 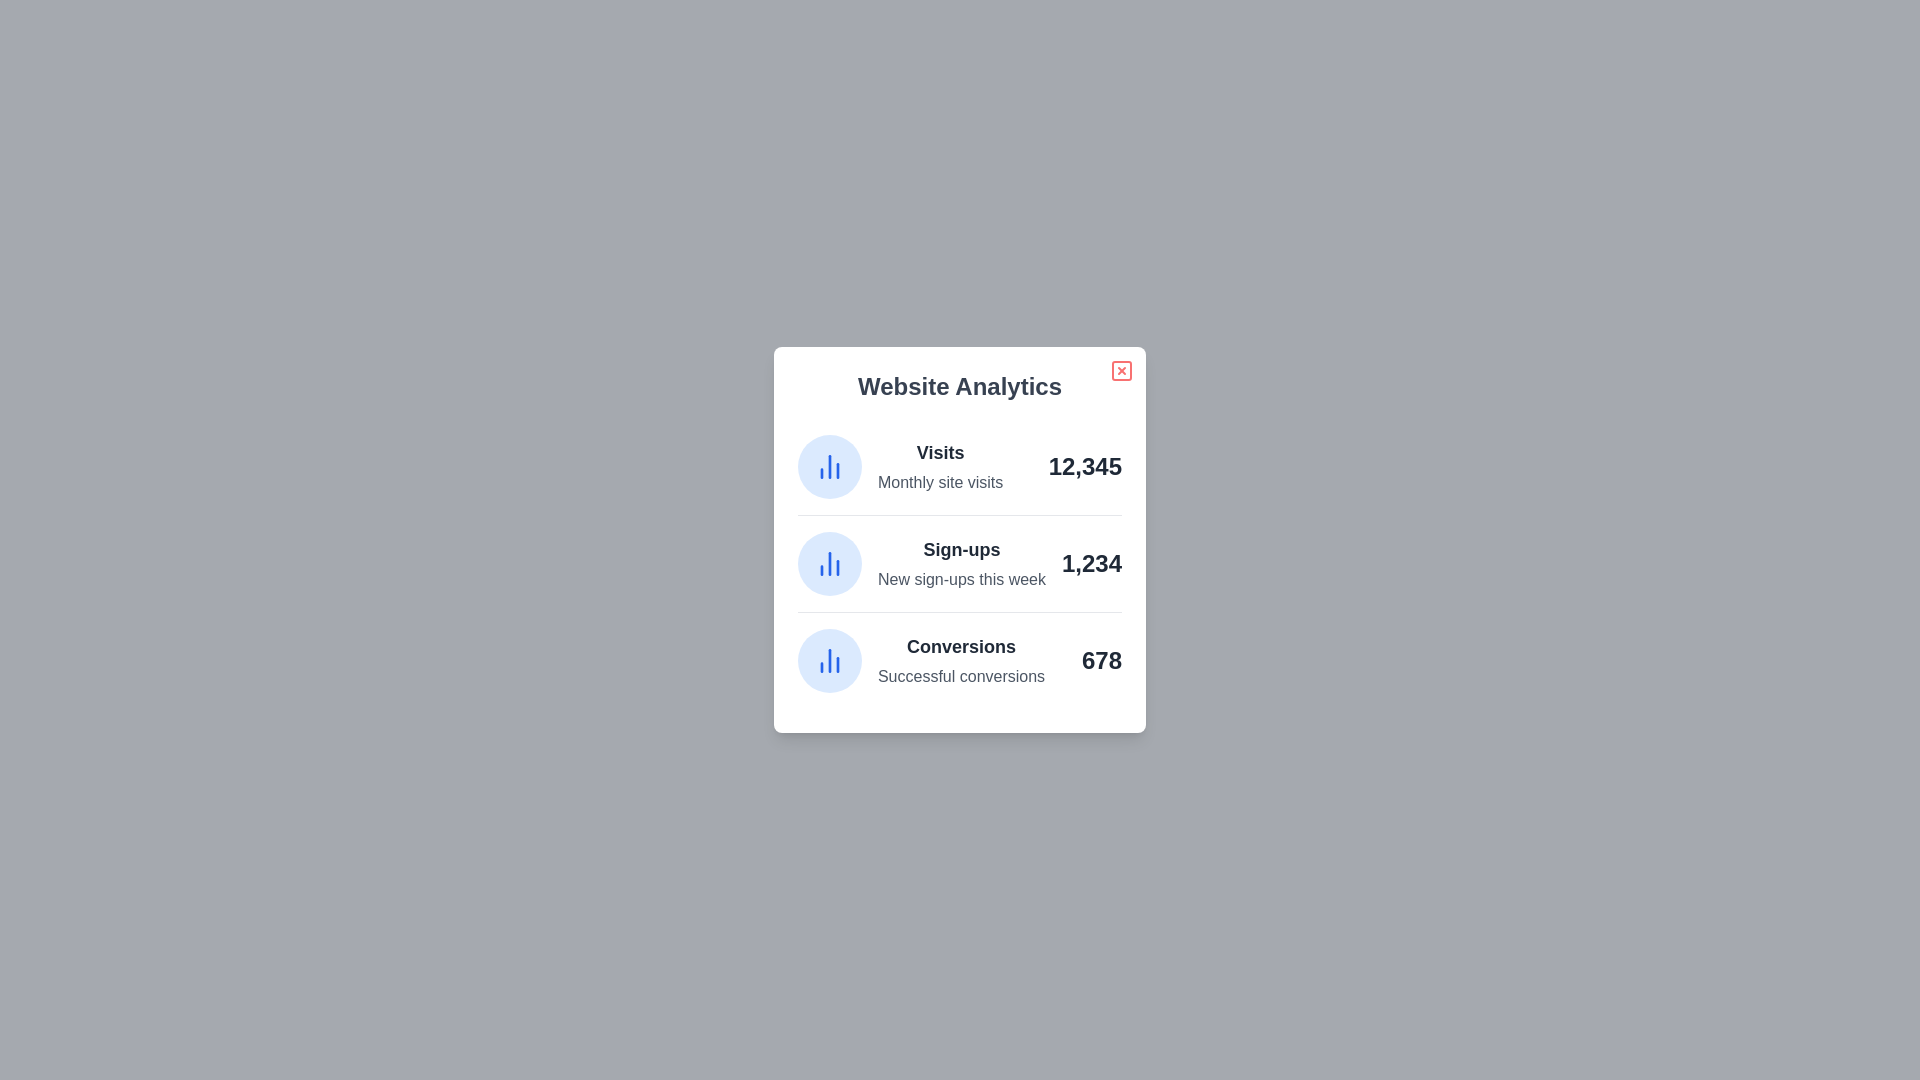 I want to click on close button in the top-right corner of the dialog, so click(x=1122, y=370).